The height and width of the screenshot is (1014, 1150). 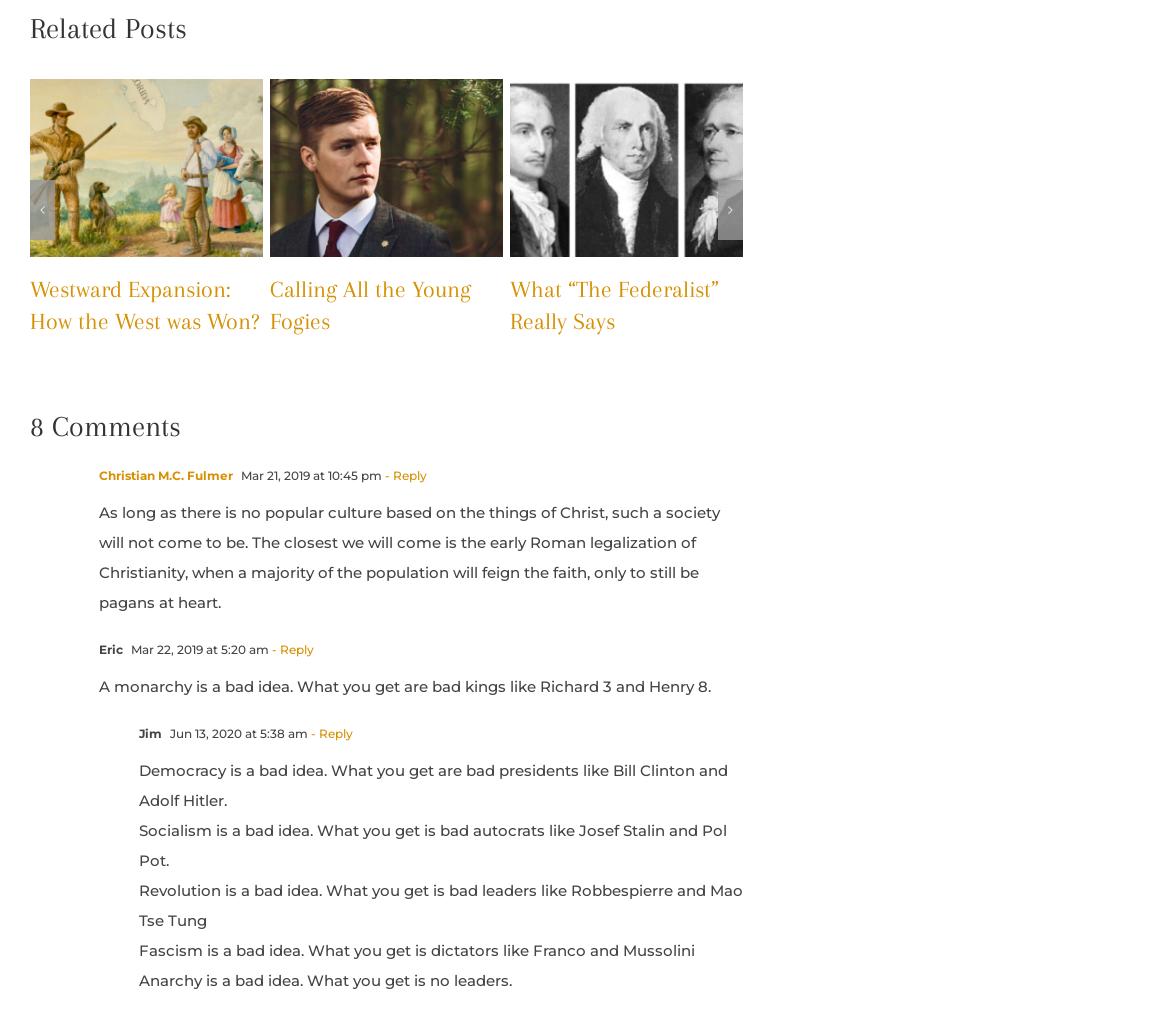 What do you see at coordinates (109, 648) in the screenshot?
I see `'Eric'` at bounding box center [109, 648].